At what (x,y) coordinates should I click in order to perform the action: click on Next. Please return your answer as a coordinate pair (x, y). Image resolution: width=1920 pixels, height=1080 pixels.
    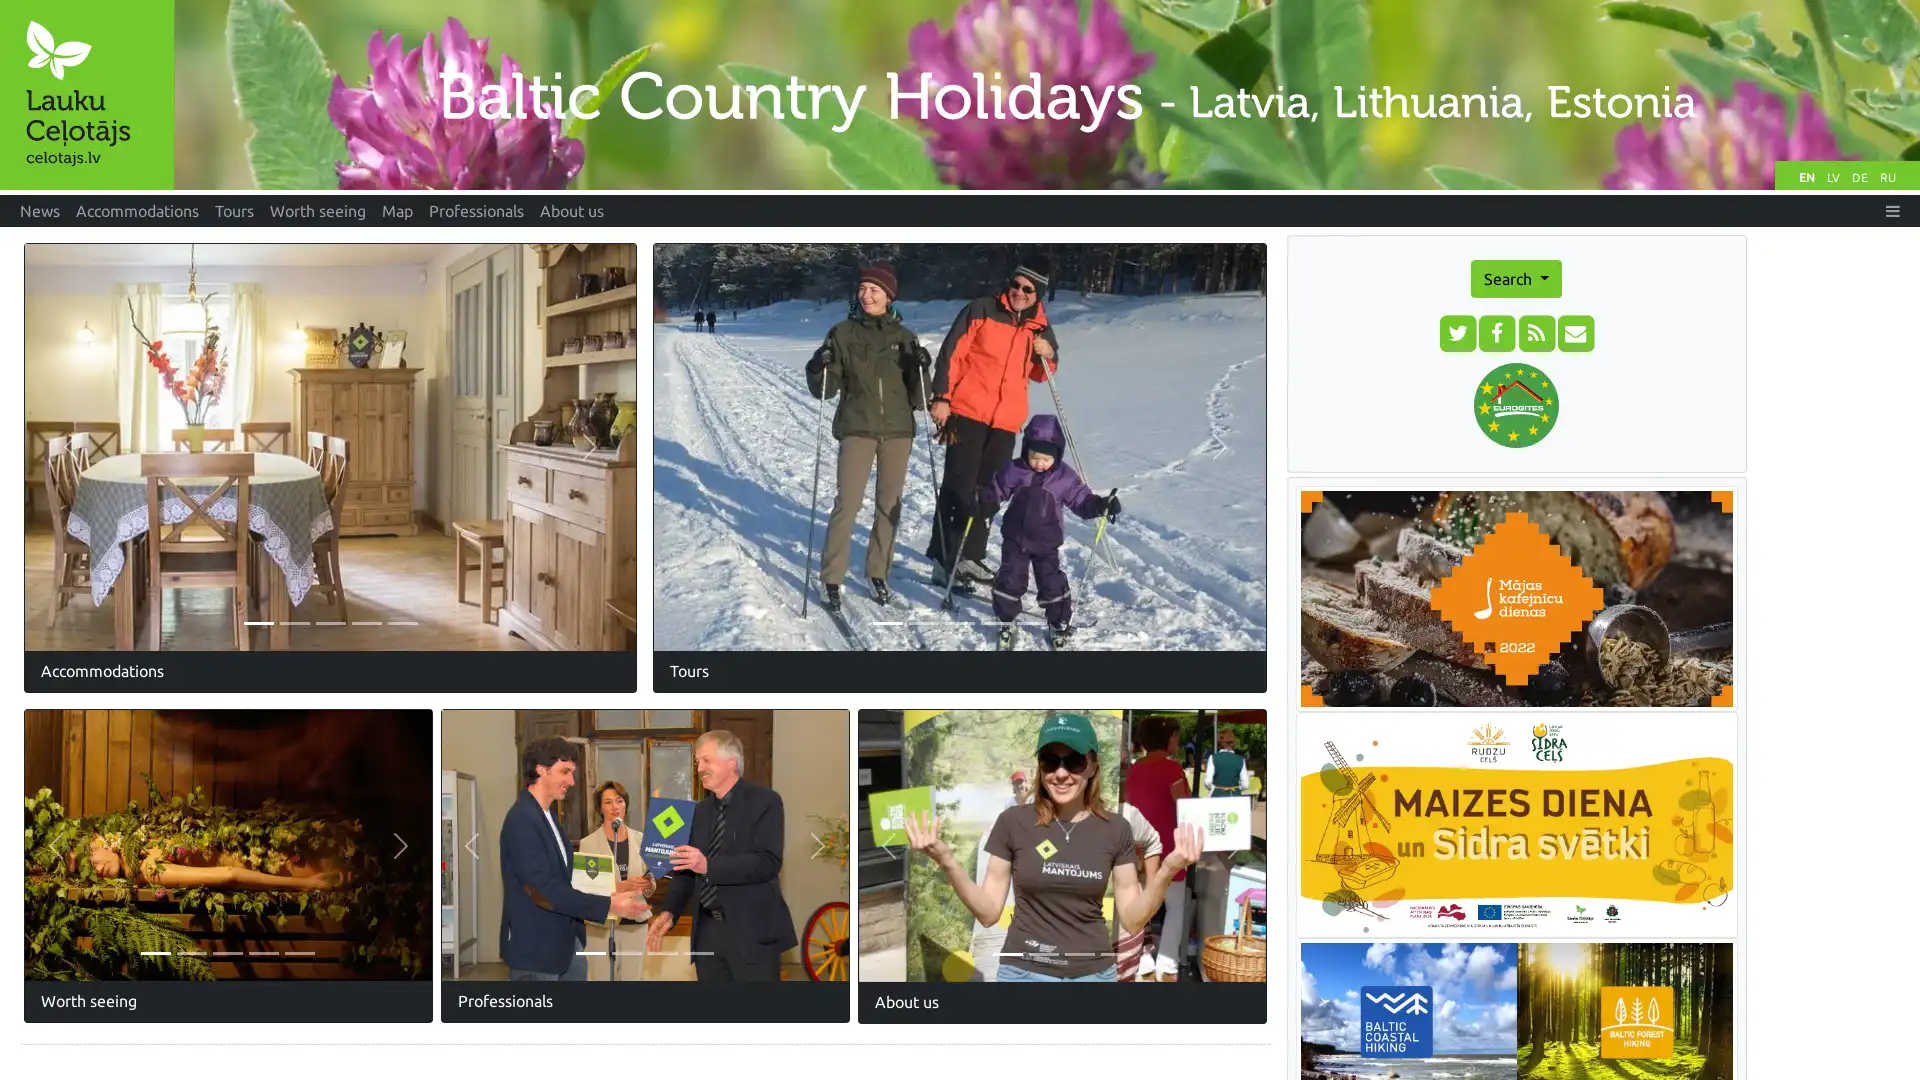
    Looking at the image, I should click on (1233, 845).